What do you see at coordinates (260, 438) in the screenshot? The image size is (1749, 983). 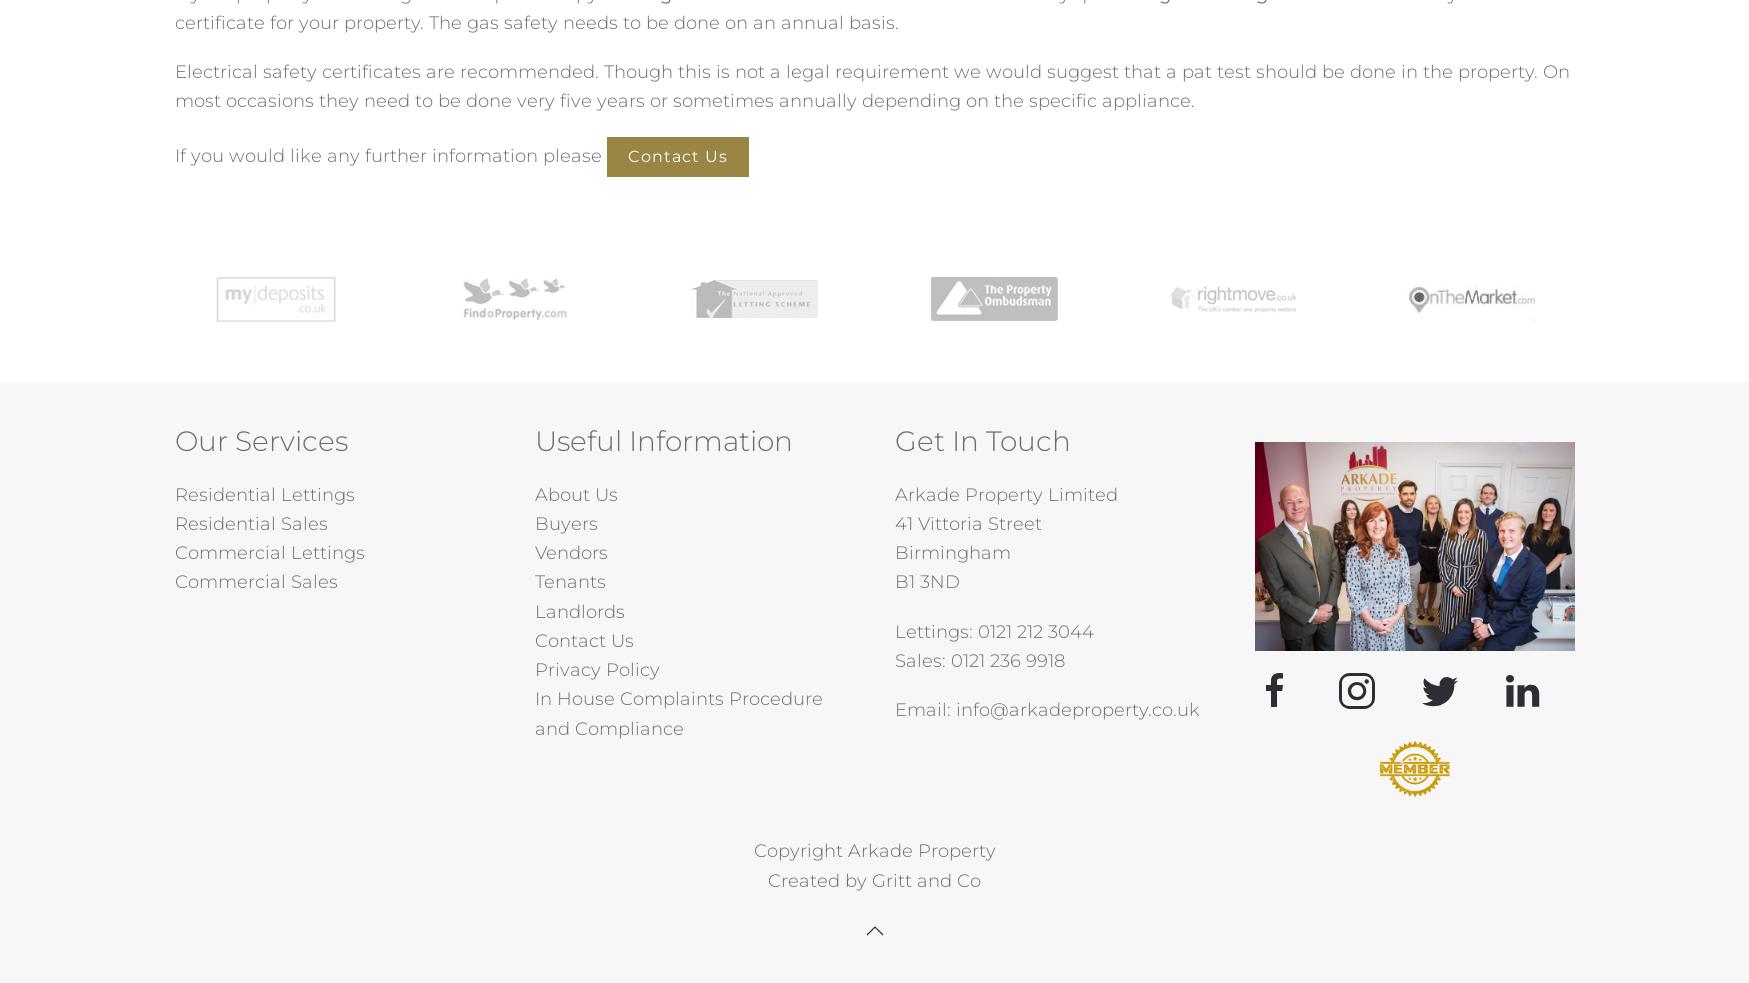 I see `'Our Services'` at bounding box center [260, 438].